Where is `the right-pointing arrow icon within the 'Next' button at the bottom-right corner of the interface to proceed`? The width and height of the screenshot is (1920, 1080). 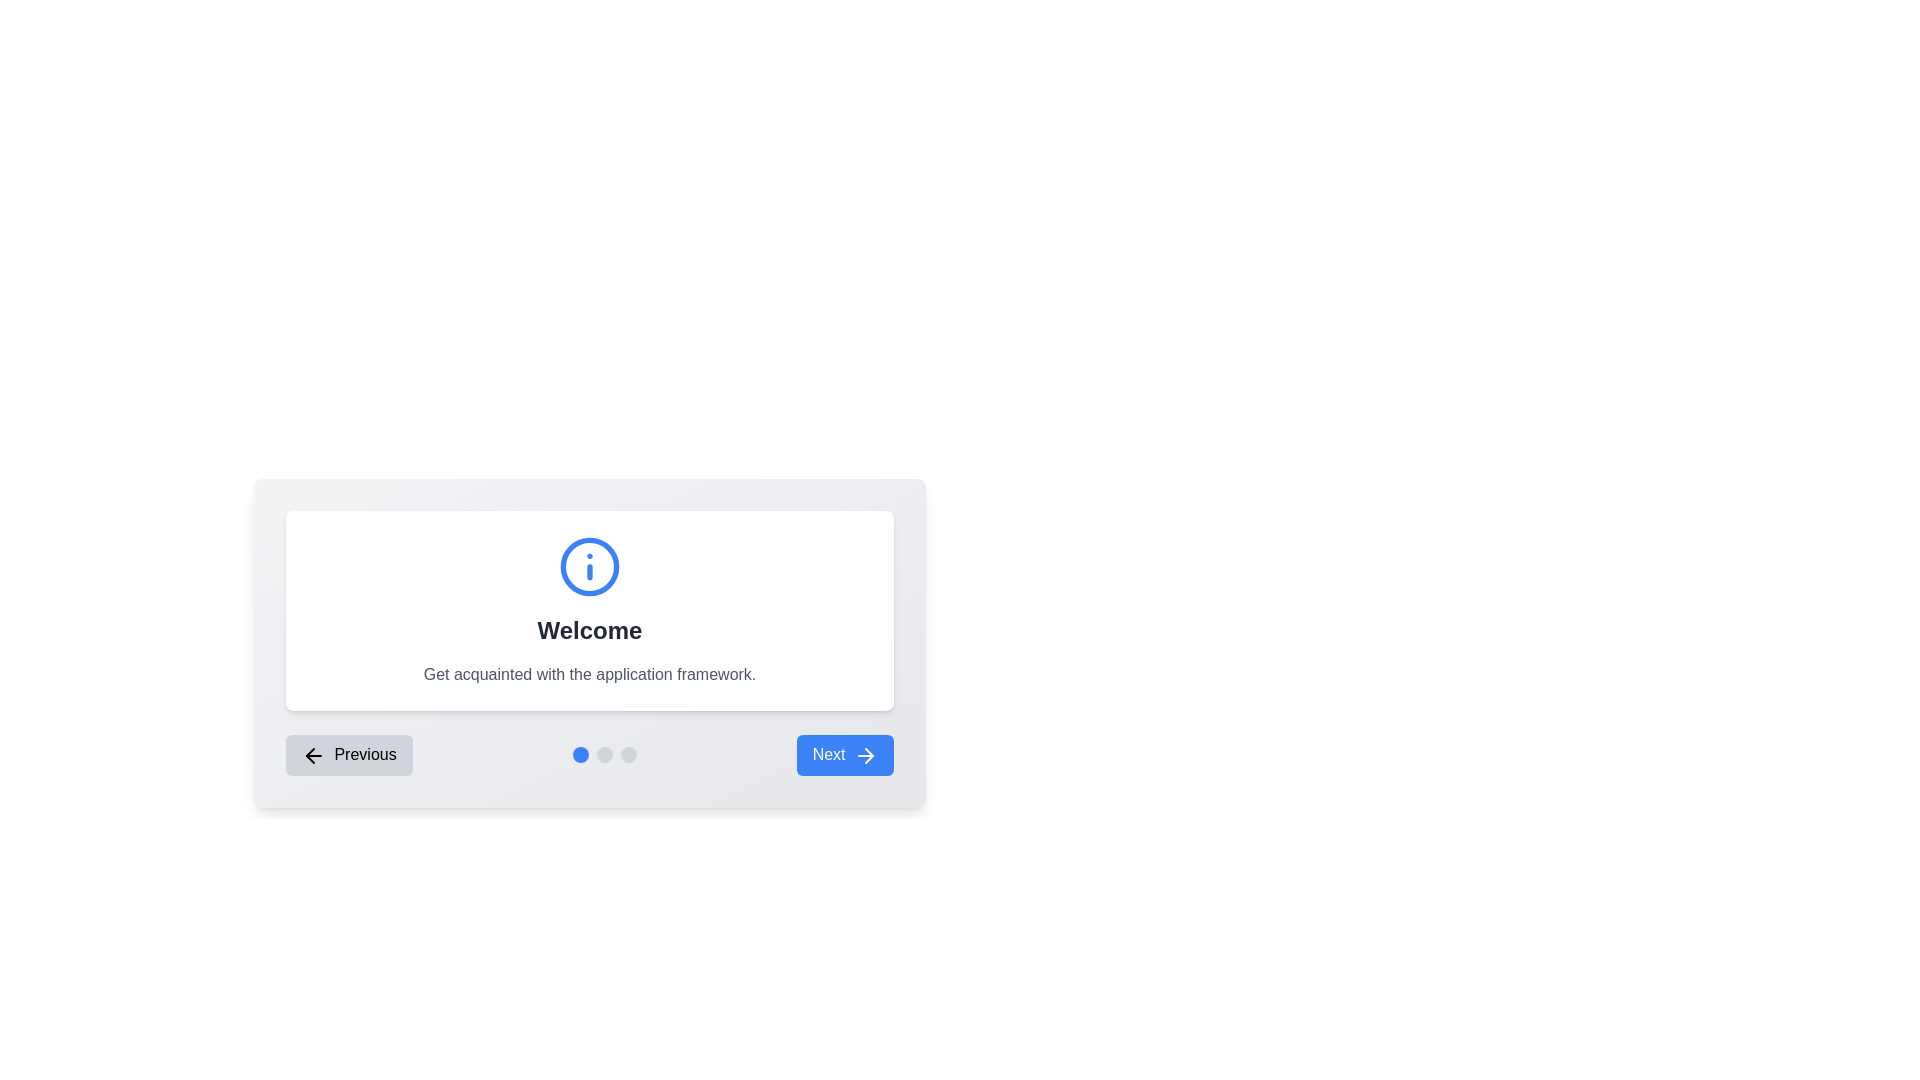
the right-pointing arrow icon within the 'Next' button at the bottom-right corner of the interface to proceed is located at coordinates (869, 755).